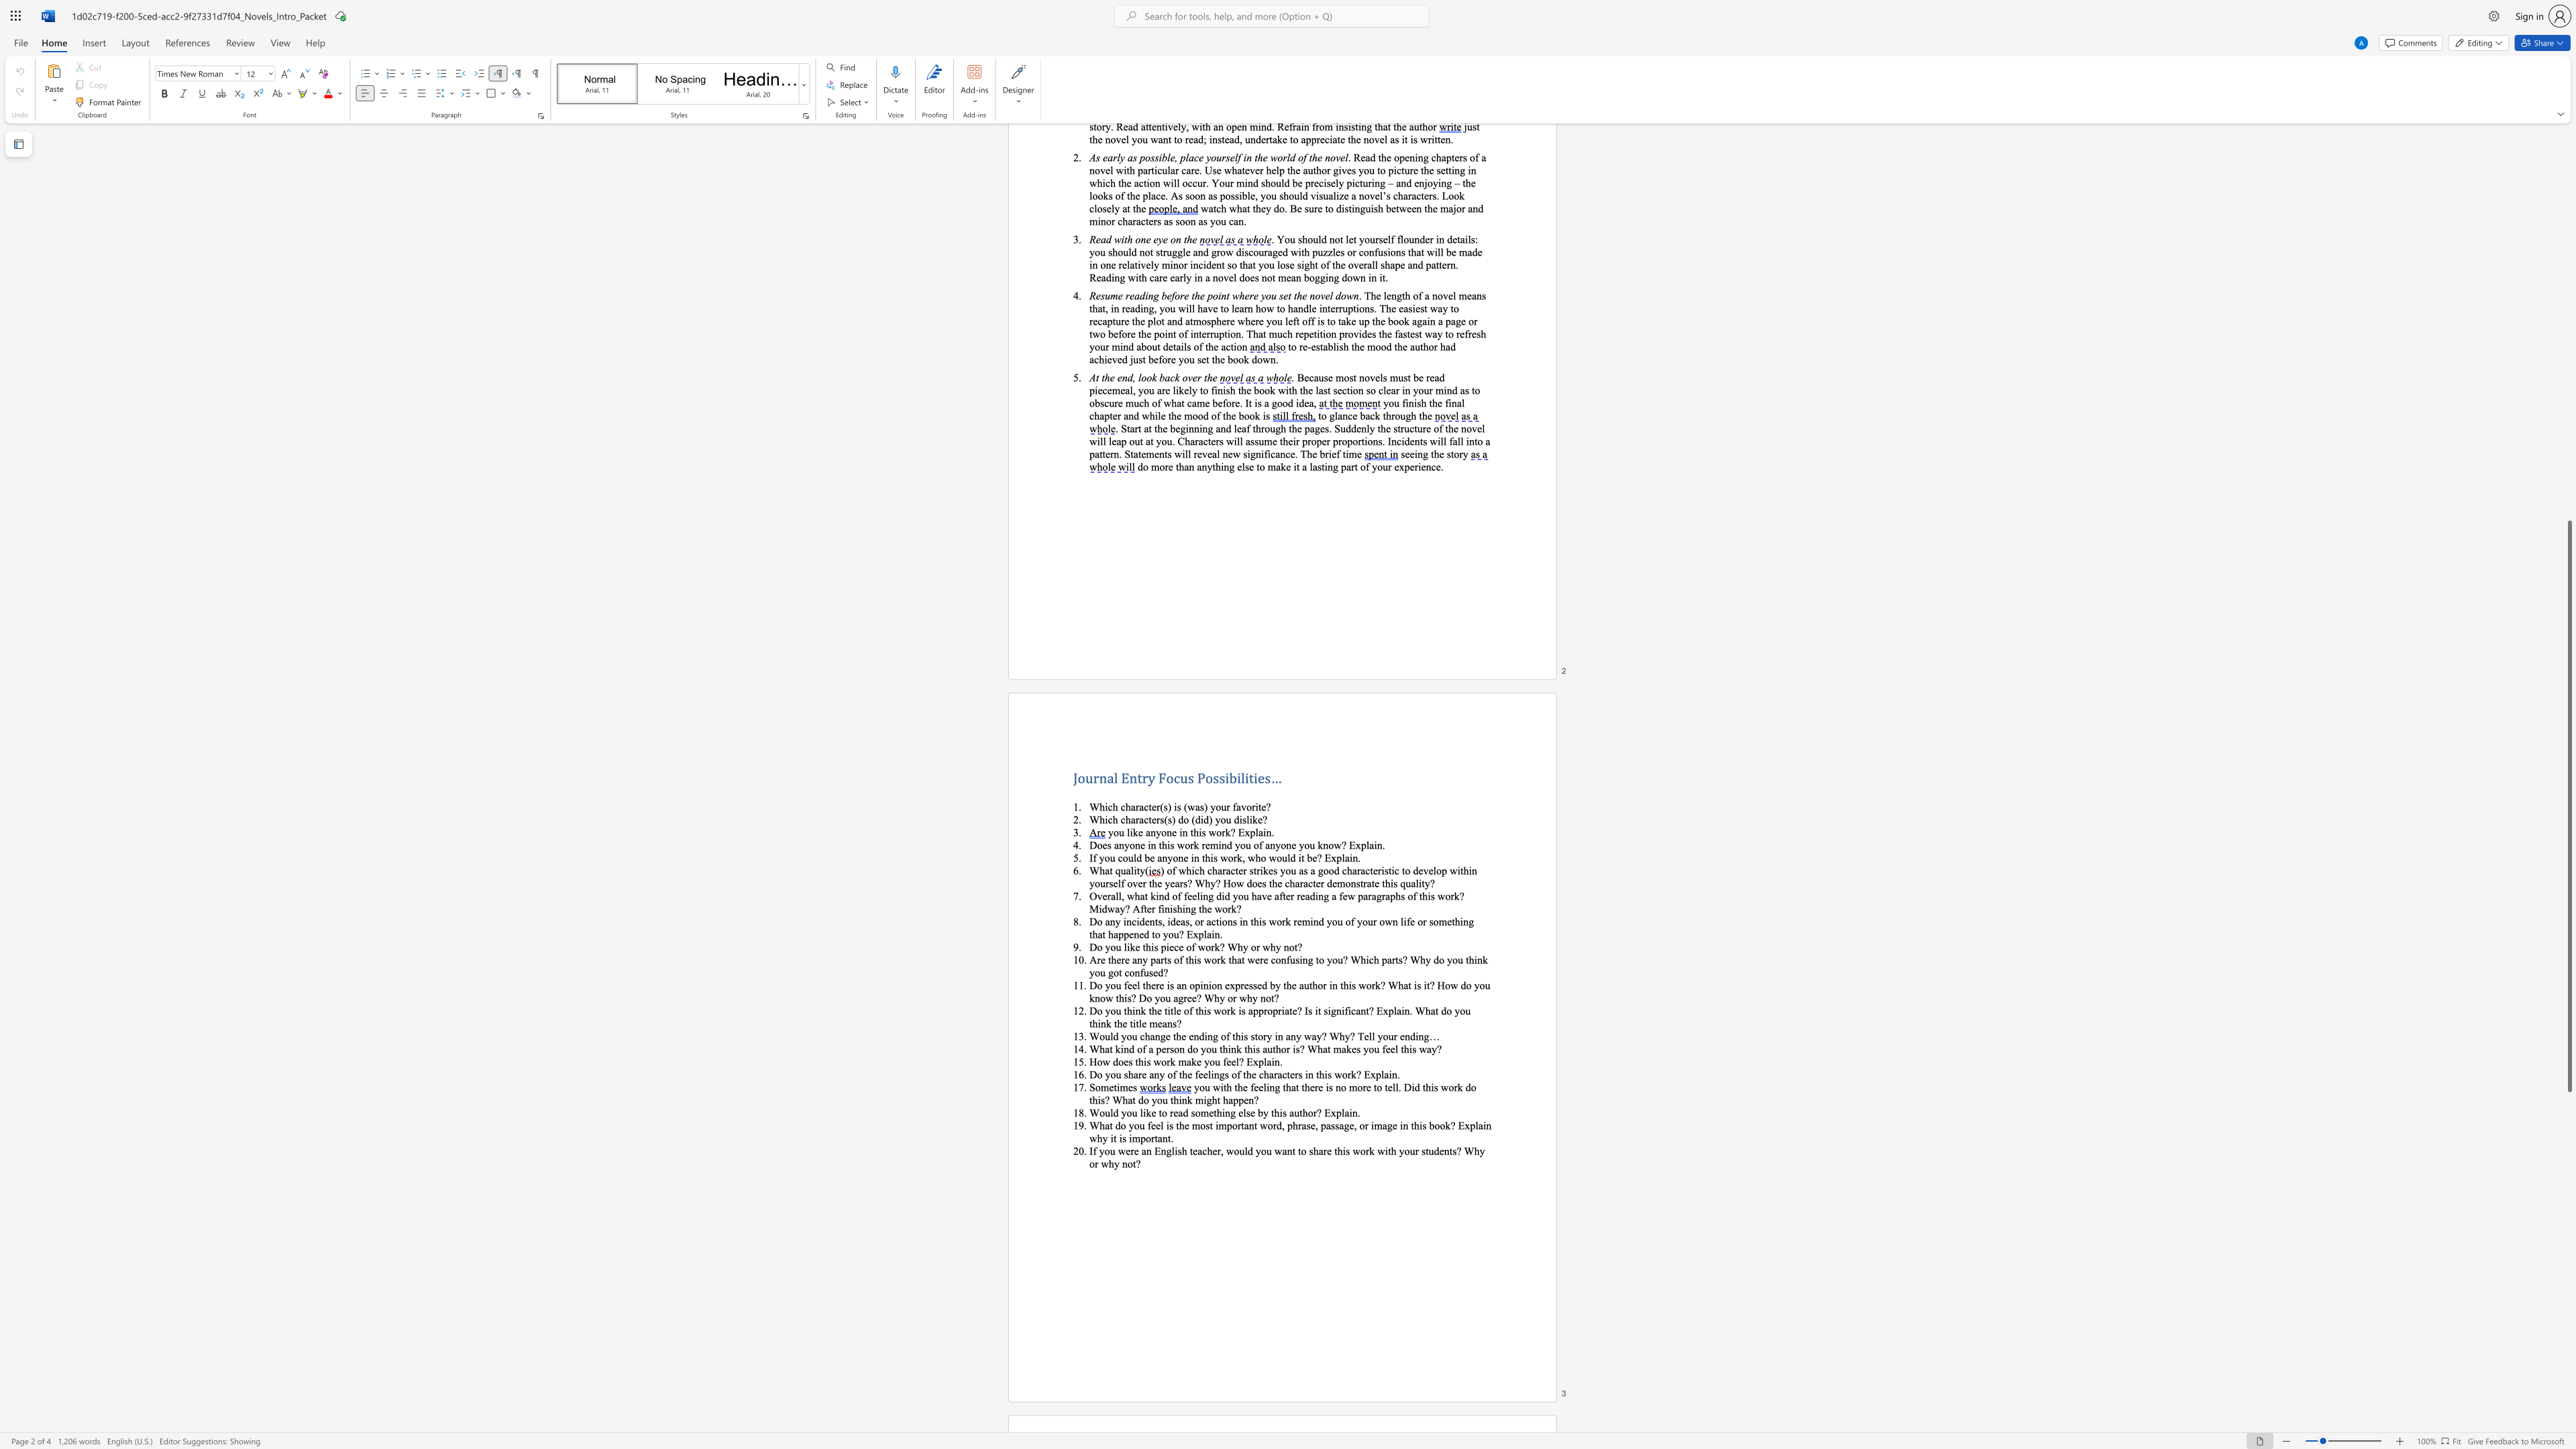 The width and height of the screenshot is (2576, 1449). I want to click on the 1th character "m" in the text, so click(1340, 882).